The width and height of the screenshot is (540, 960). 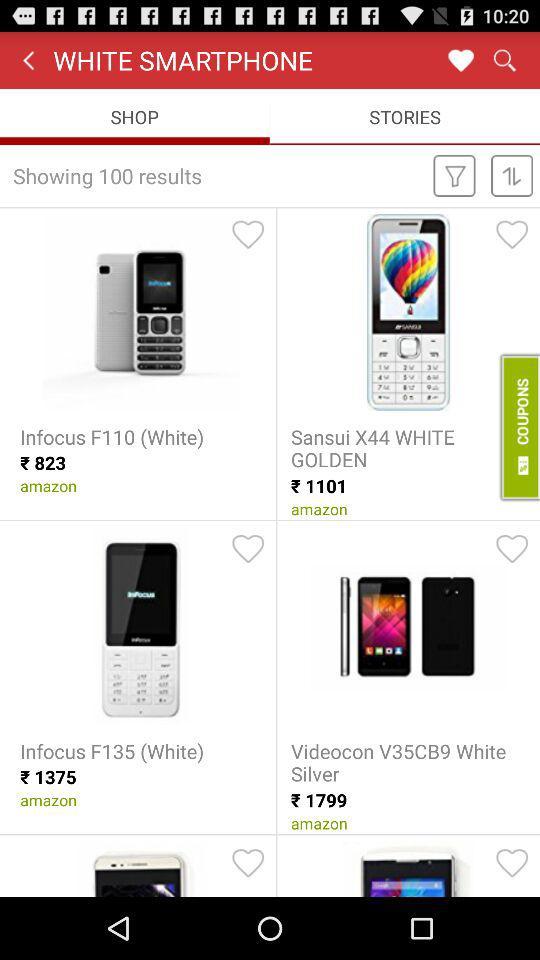 What do you see at coordinates (248, 234) in the screenshot?
I see `he can activate the simple voice command` at bounding box center [248, 234].